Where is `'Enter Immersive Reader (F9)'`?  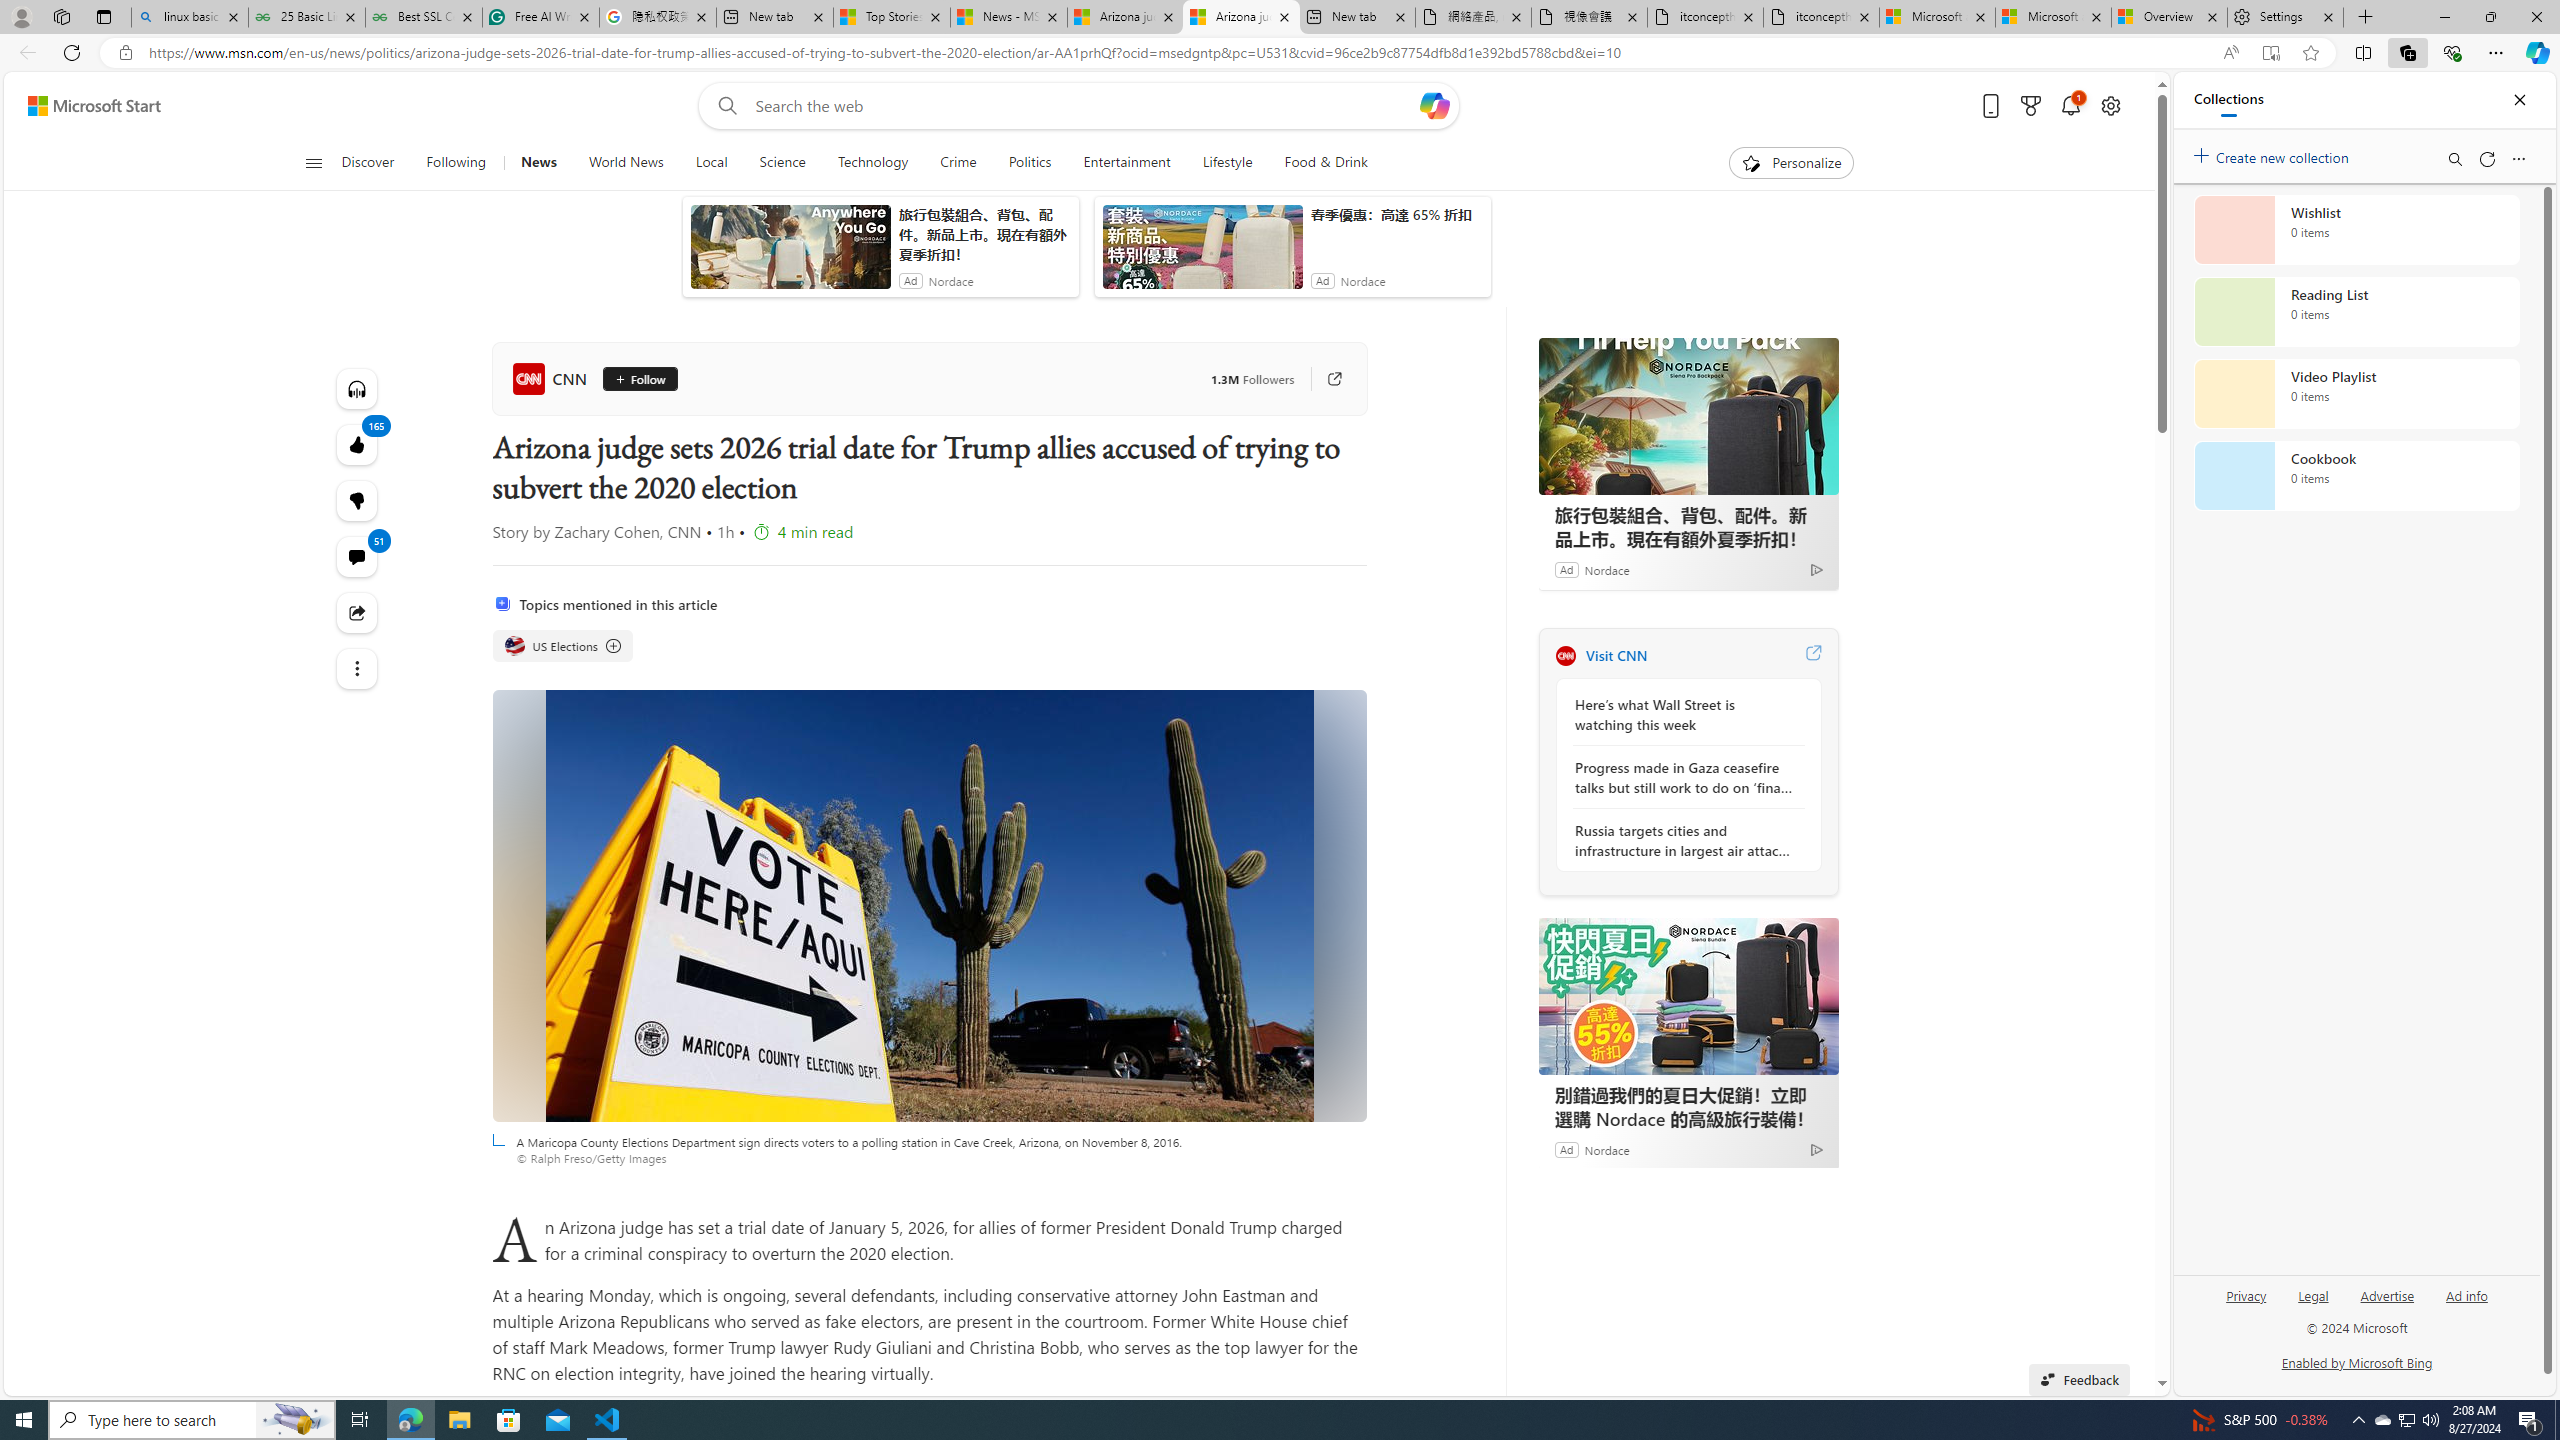
'Enter Immersive Reader (F9)' is located at coordinates (2270, 53).